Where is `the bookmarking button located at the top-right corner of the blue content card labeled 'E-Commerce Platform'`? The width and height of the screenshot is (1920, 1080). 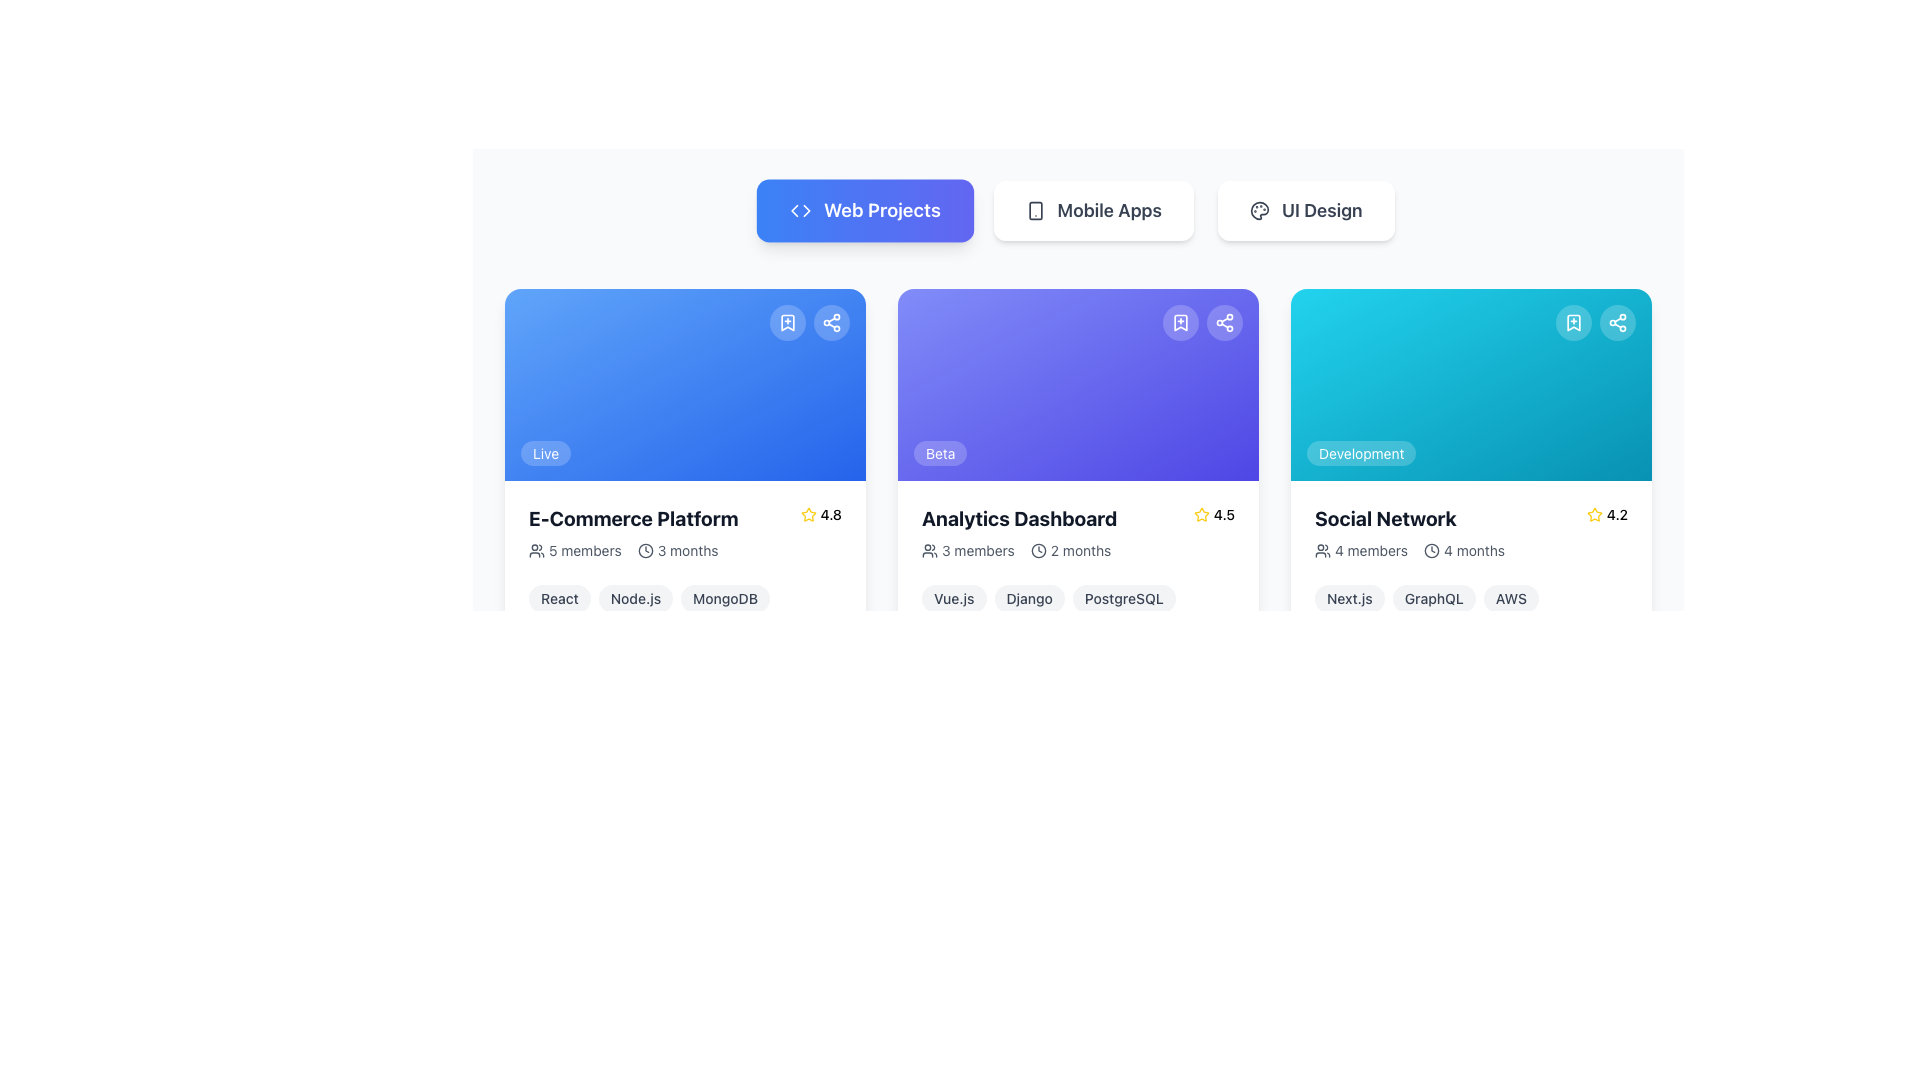
the bookmarking button located at the top-right corner of the blue content card labeled 'E-Commerce Platform' is located at coordinates (786, 322).